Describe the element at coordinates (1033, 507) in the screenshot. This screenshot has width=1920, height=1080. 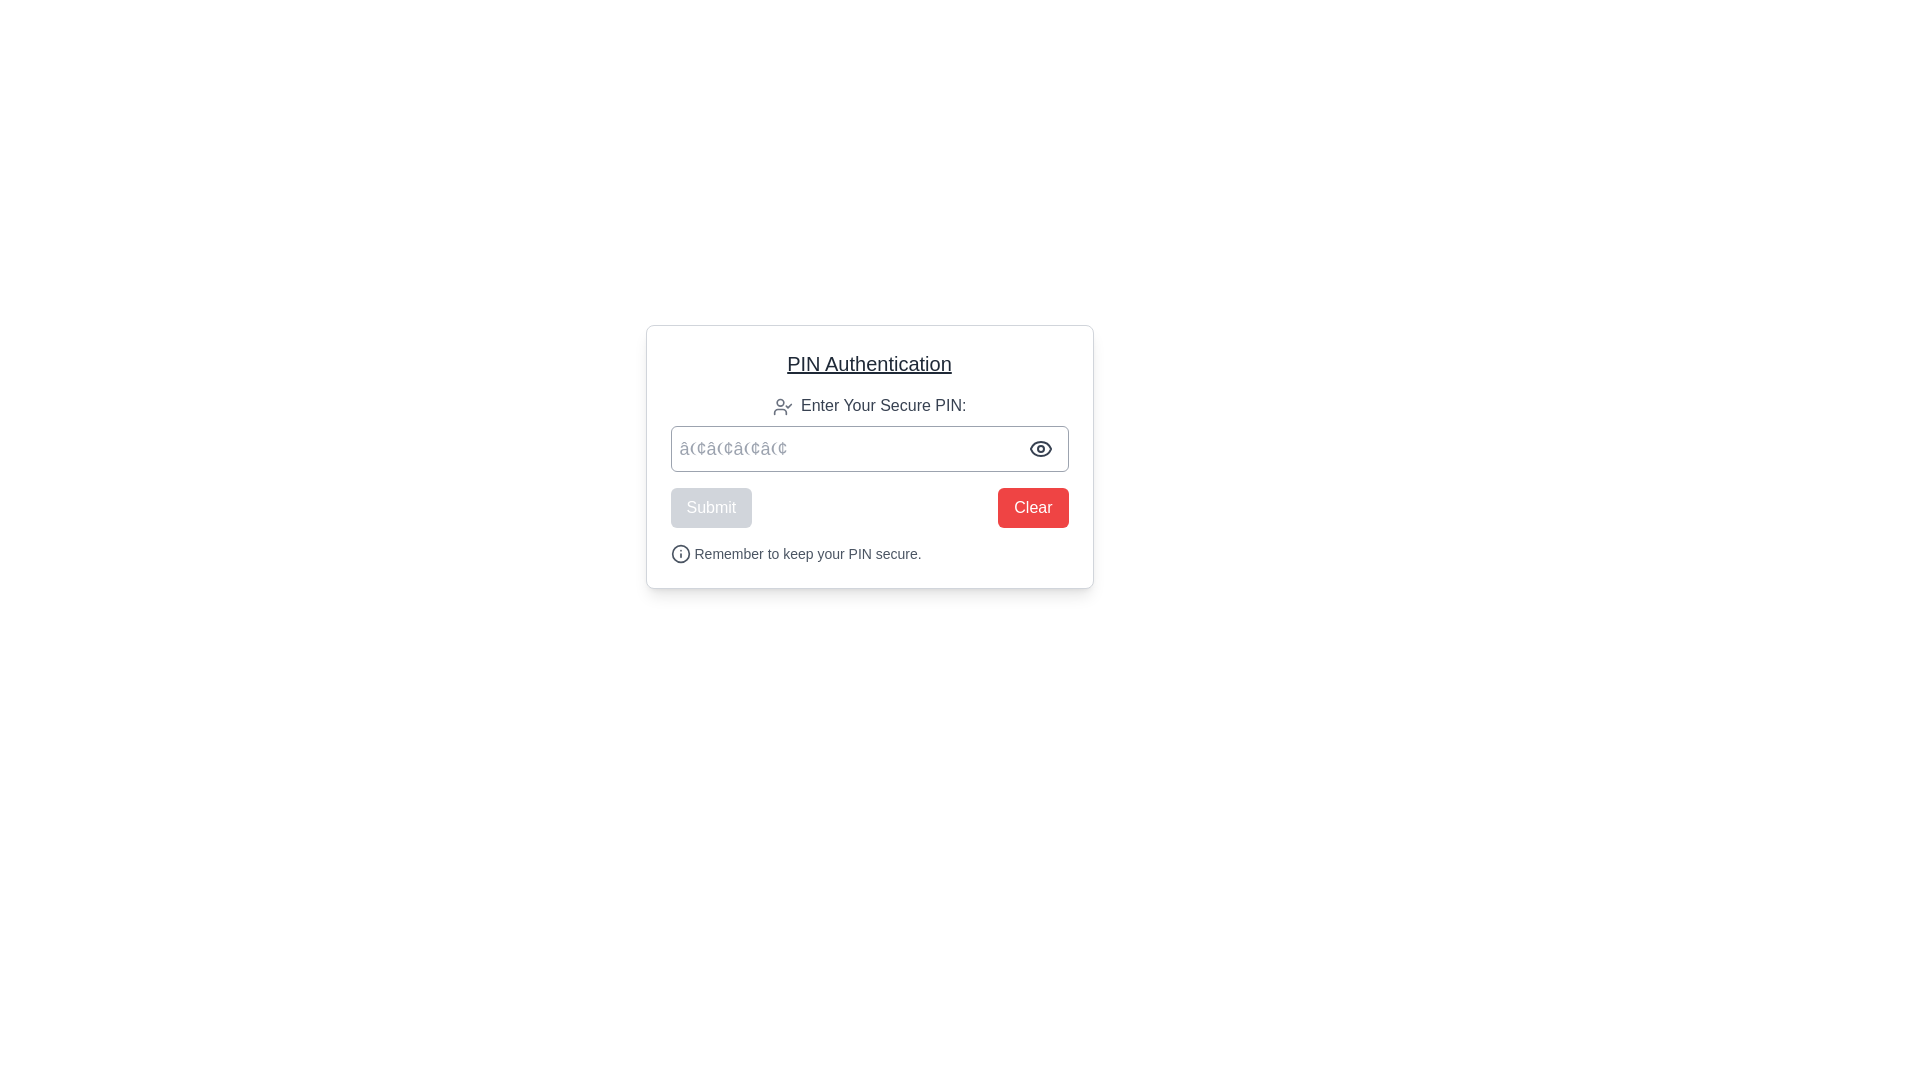
I see `the clear button located at the bottom-right corner of the dialog box to clear the current input or data in the associated form` at that location.